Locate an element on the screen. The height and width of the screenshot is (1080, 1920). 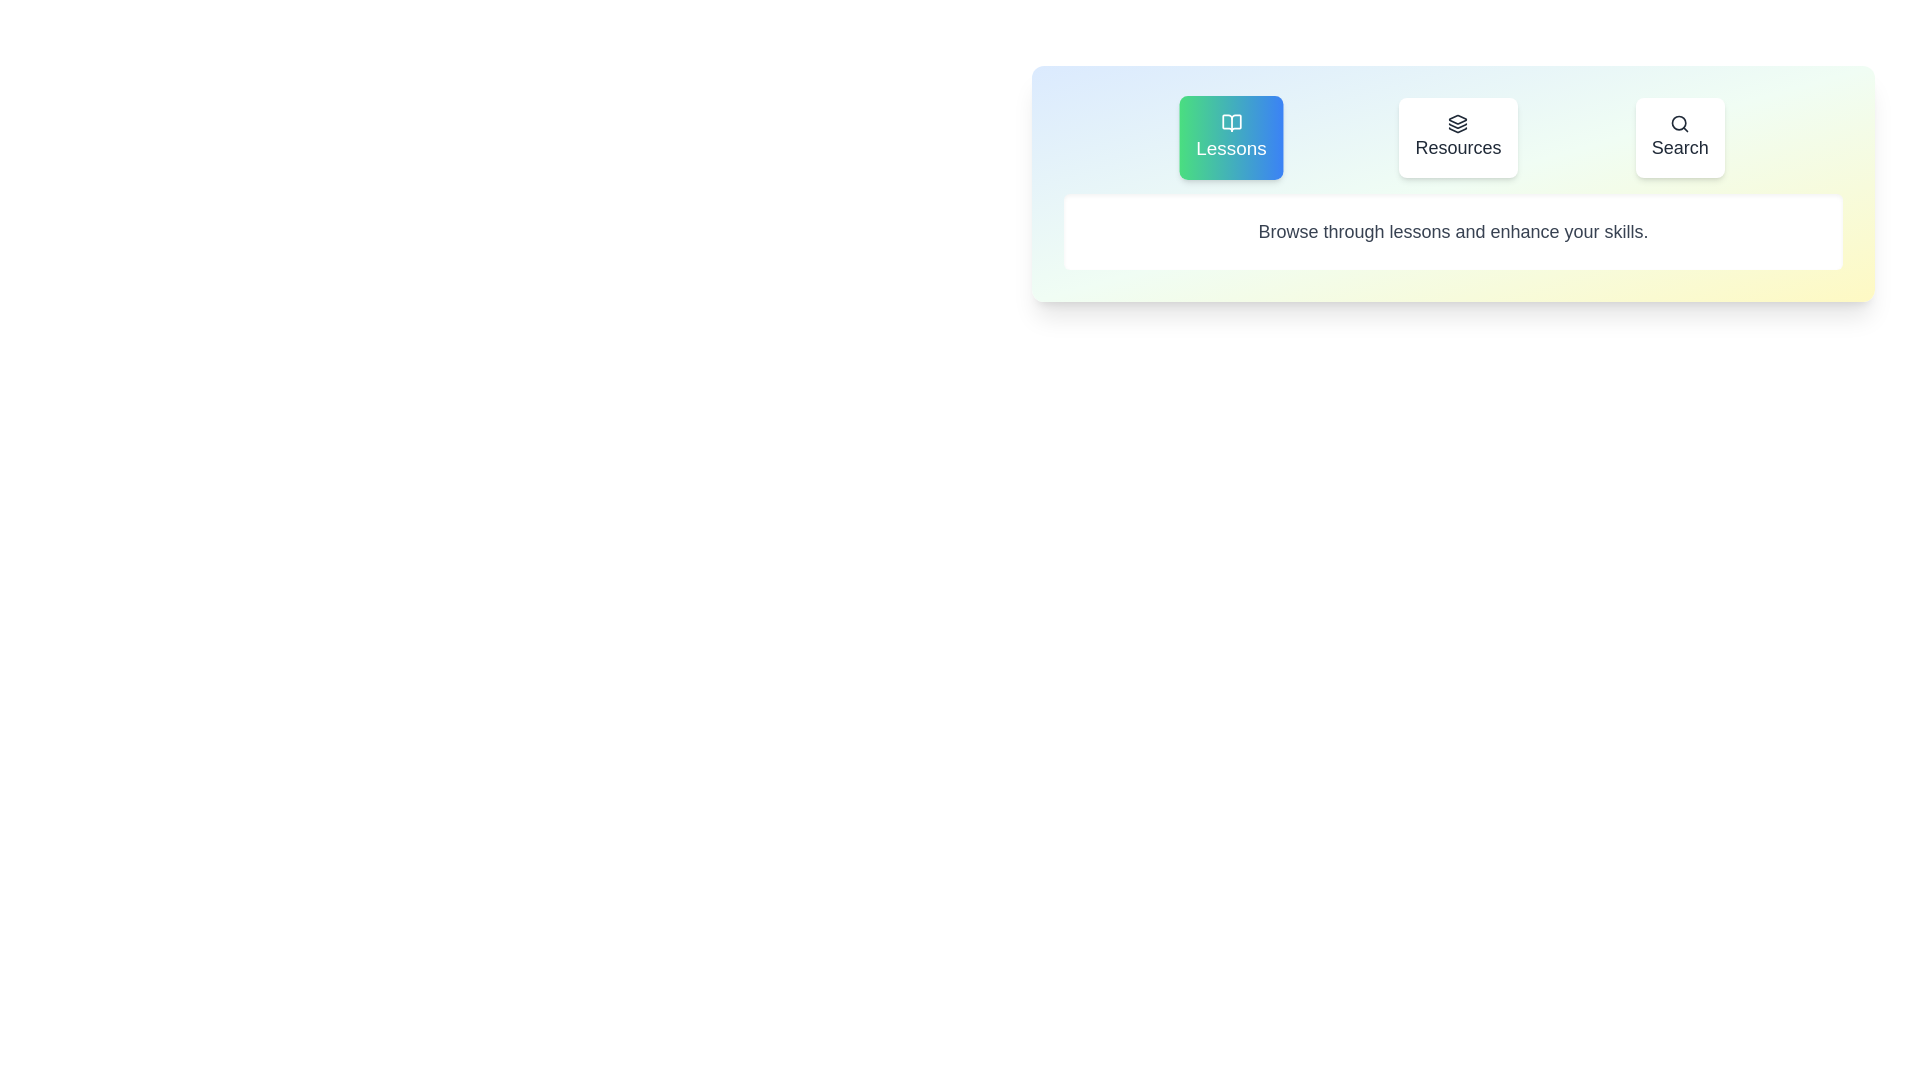
the Resources tab to view its content is located at coordinates (1458, 137).